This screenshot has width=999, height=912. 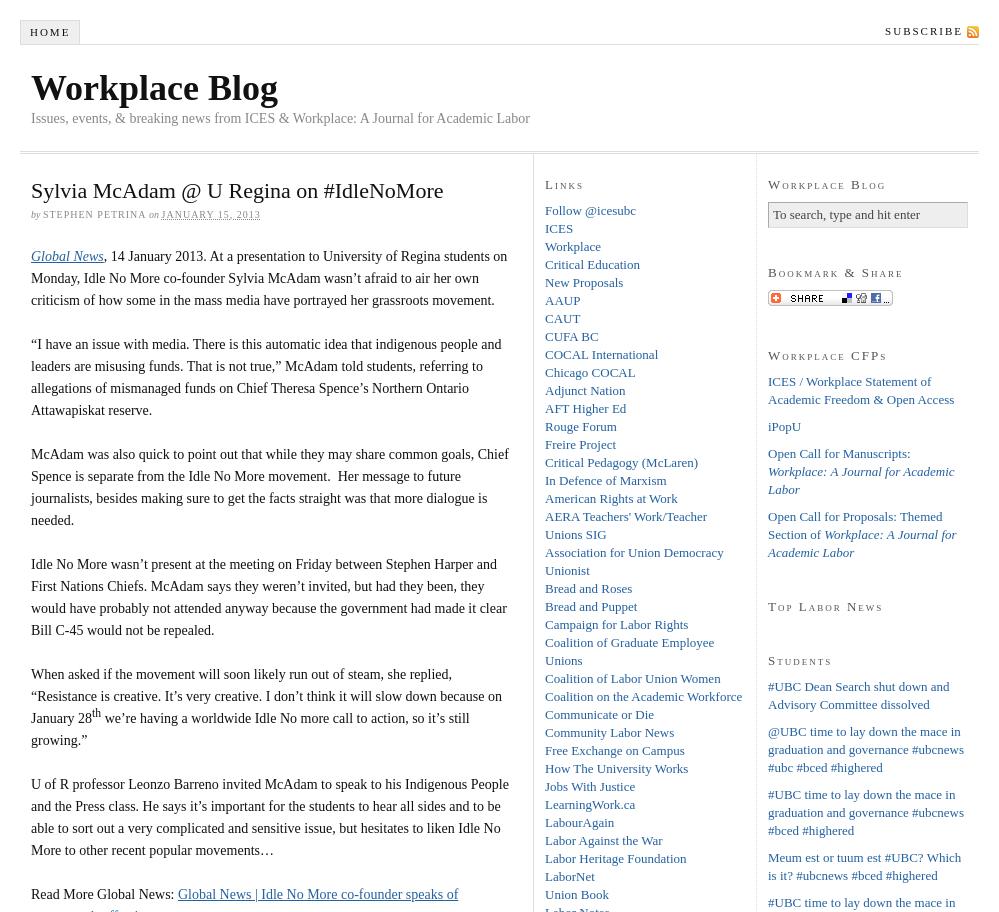 I want to click on 'on', so click(x=153, y=212).